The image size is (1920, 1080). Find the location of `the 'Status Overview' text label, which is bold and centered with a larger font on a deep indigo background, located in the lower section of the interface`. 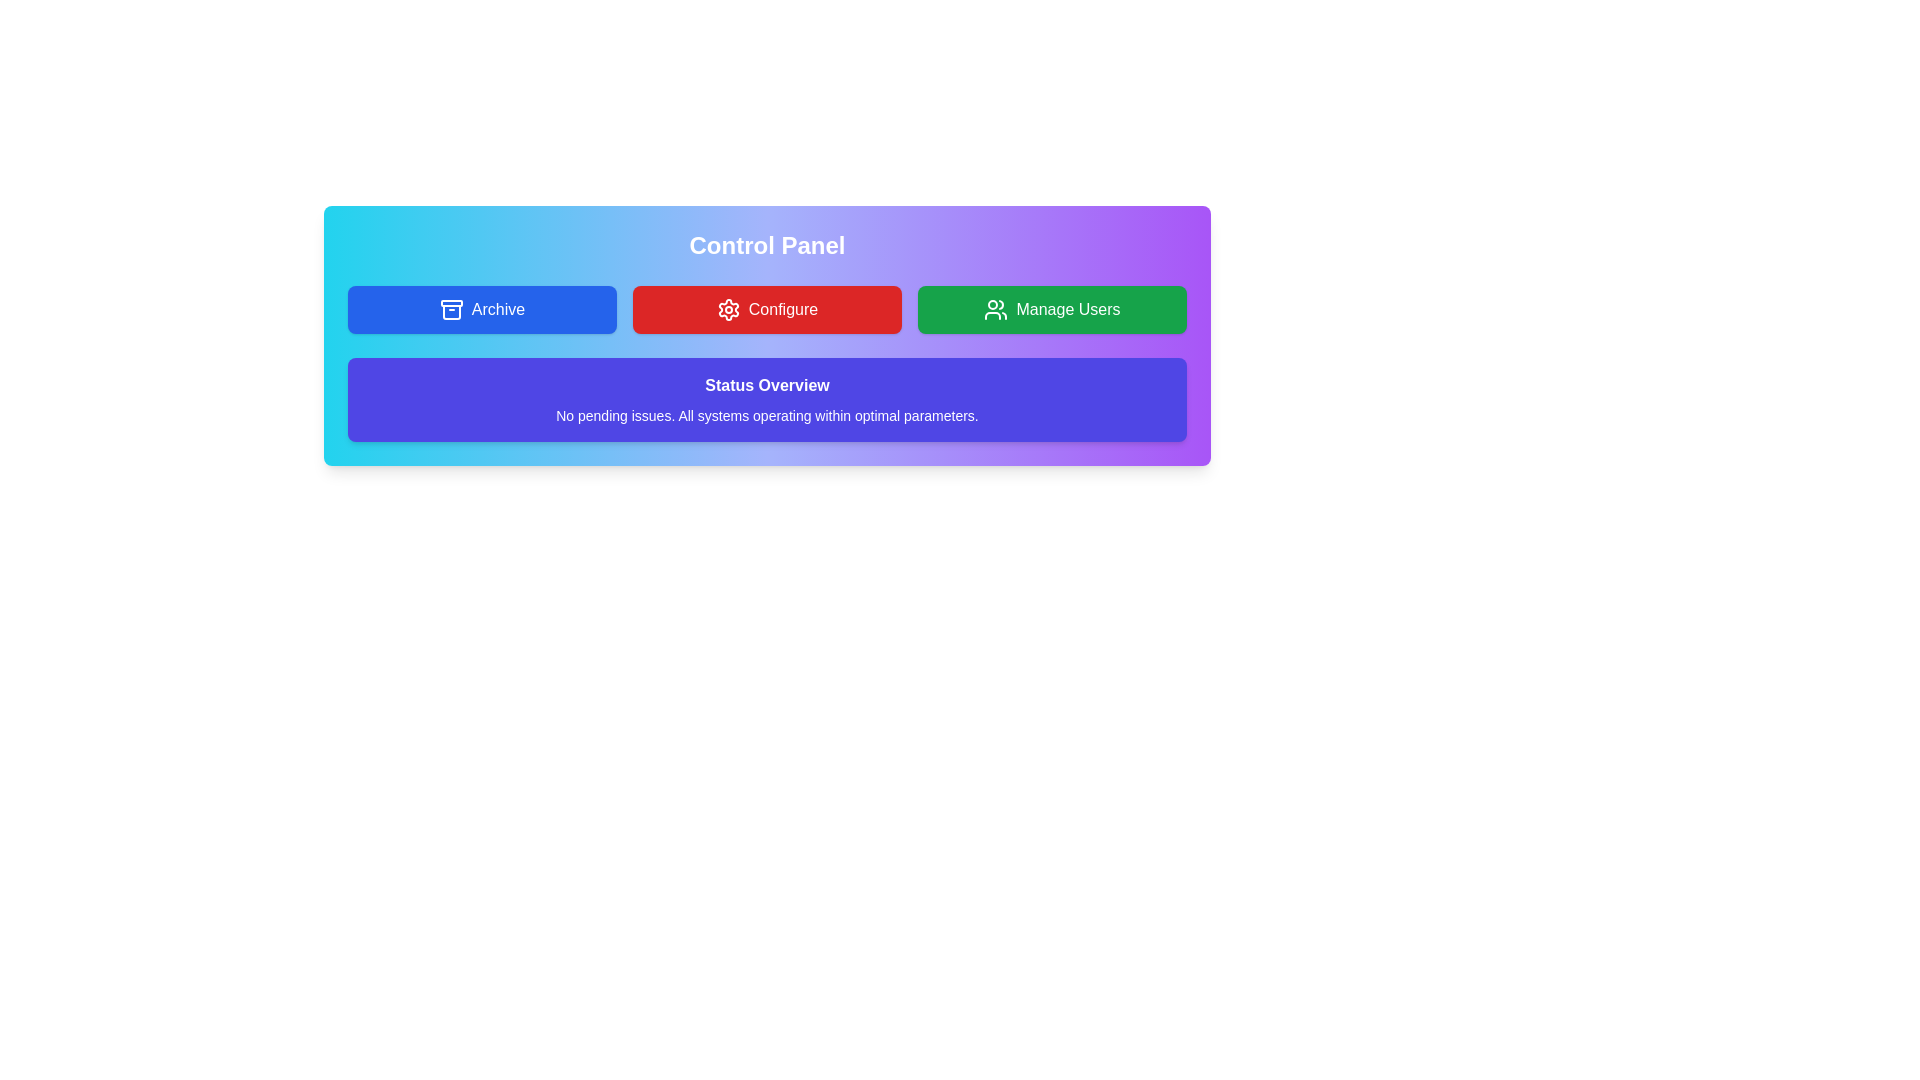

the 'Status Overview' text label, which is bold and centered with a larger font on a deep indigo background, located in the lower section of the interface is located at coordinates (766, 385).